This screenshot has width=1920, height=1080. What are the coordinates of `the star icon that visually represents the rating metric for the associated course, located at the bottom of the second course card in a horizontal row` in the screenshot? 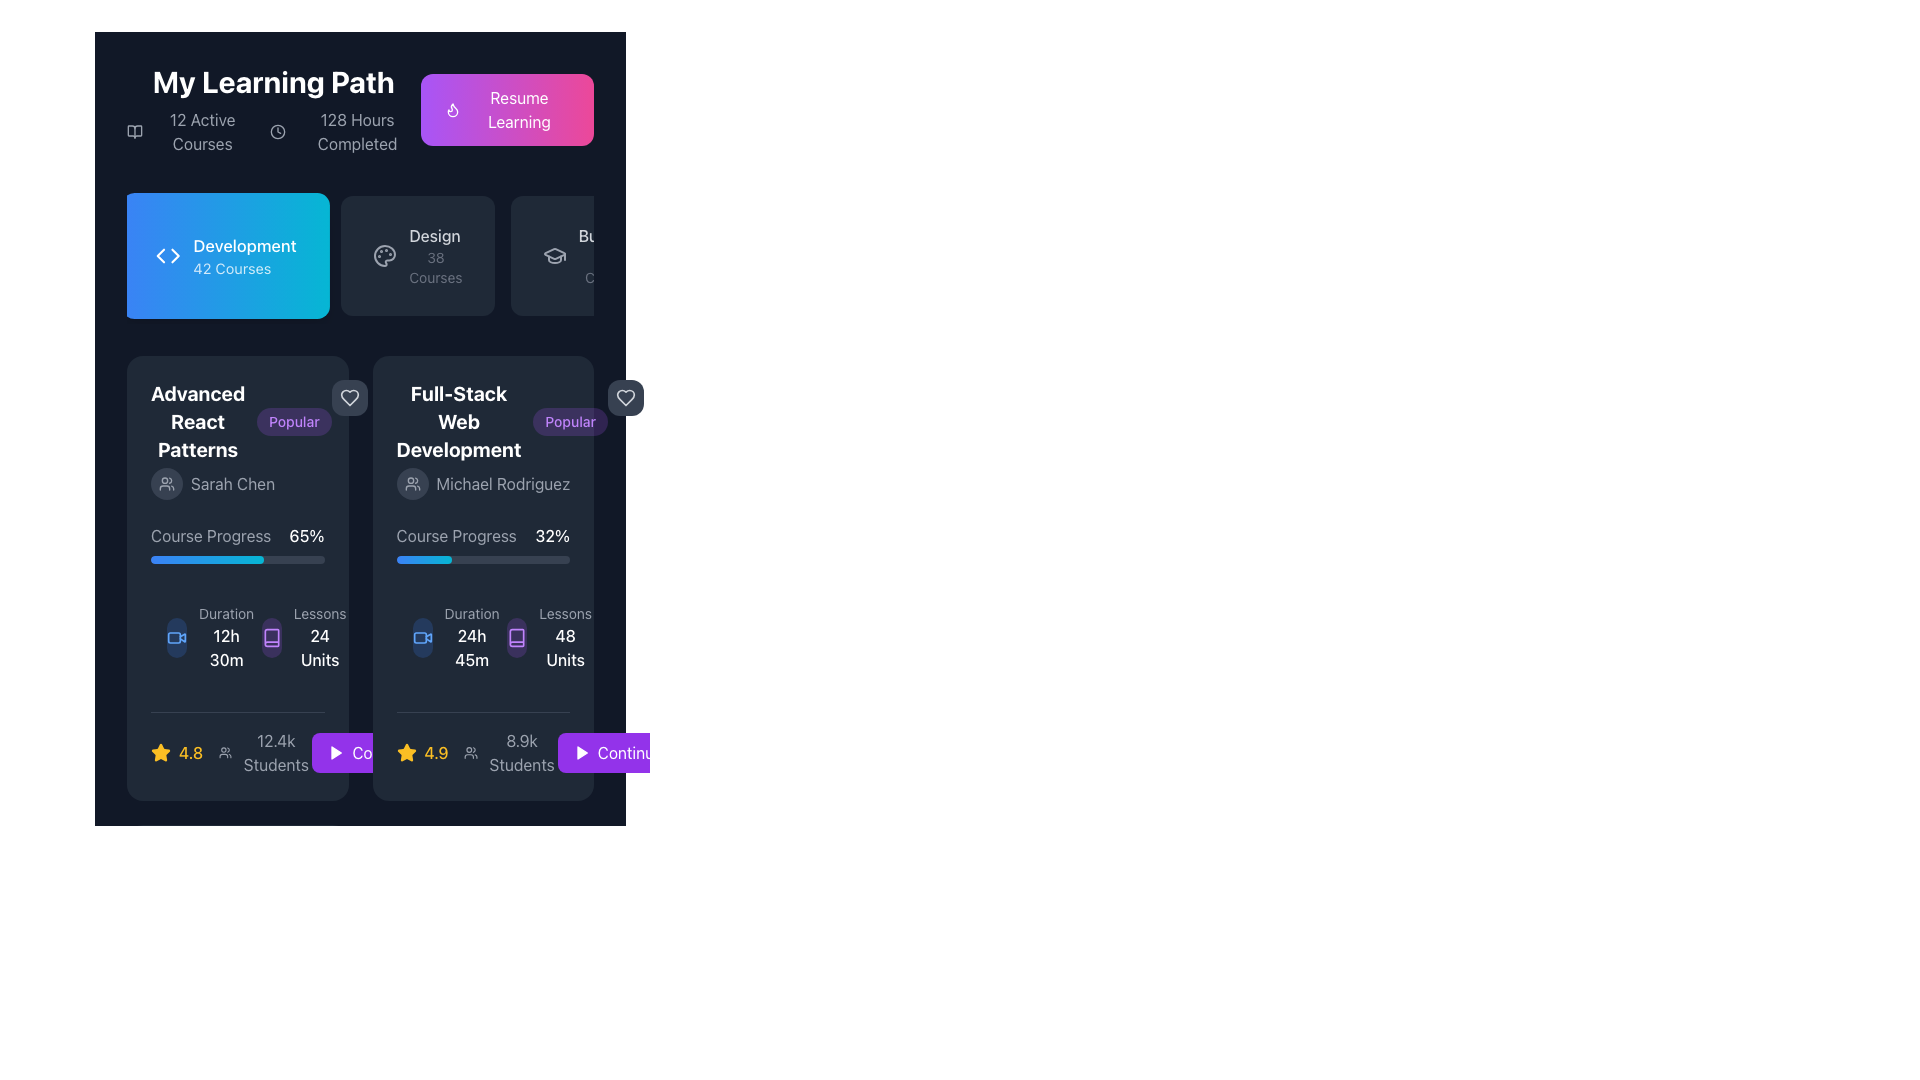 It's located at (161, 752).